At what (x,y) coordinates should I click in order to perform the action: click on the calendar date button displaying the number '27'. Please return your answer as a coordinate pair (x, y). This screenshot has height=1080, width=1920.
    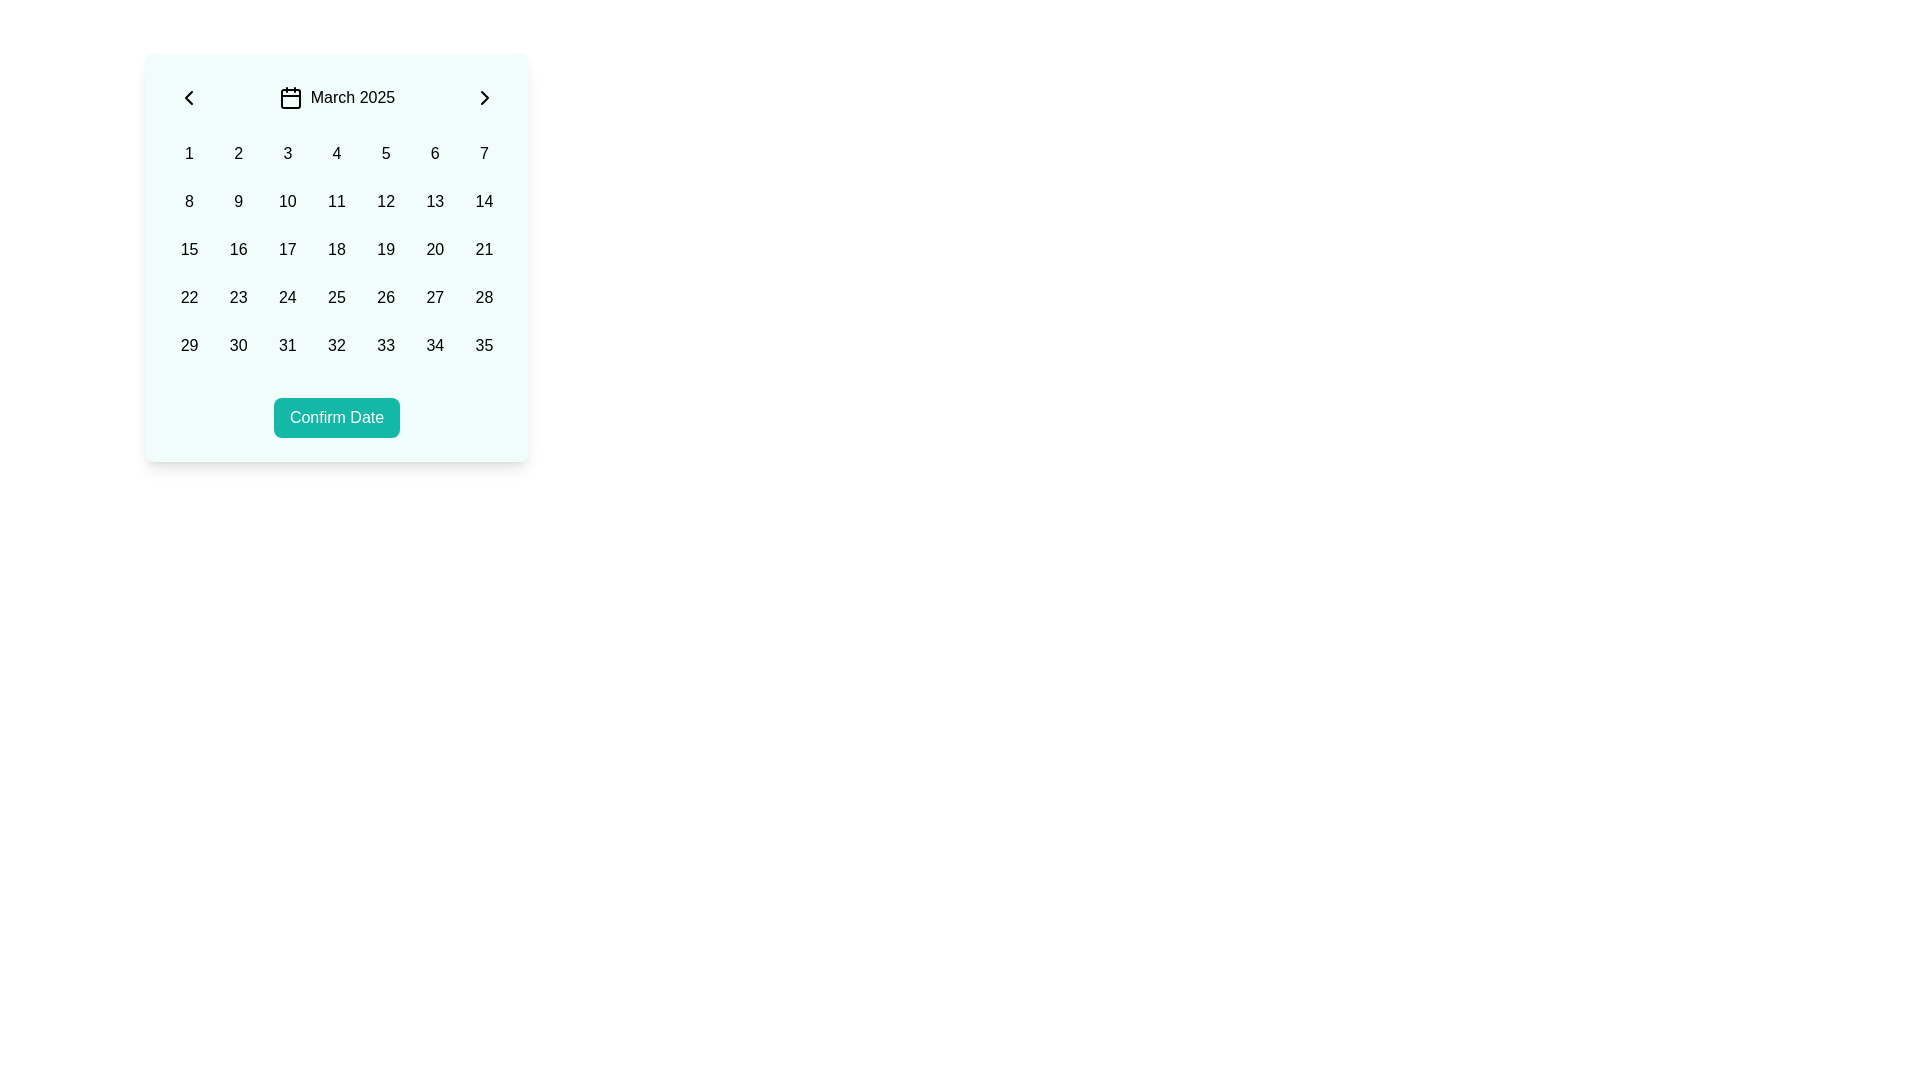
    Looking at the image, I should click on (434, 297).